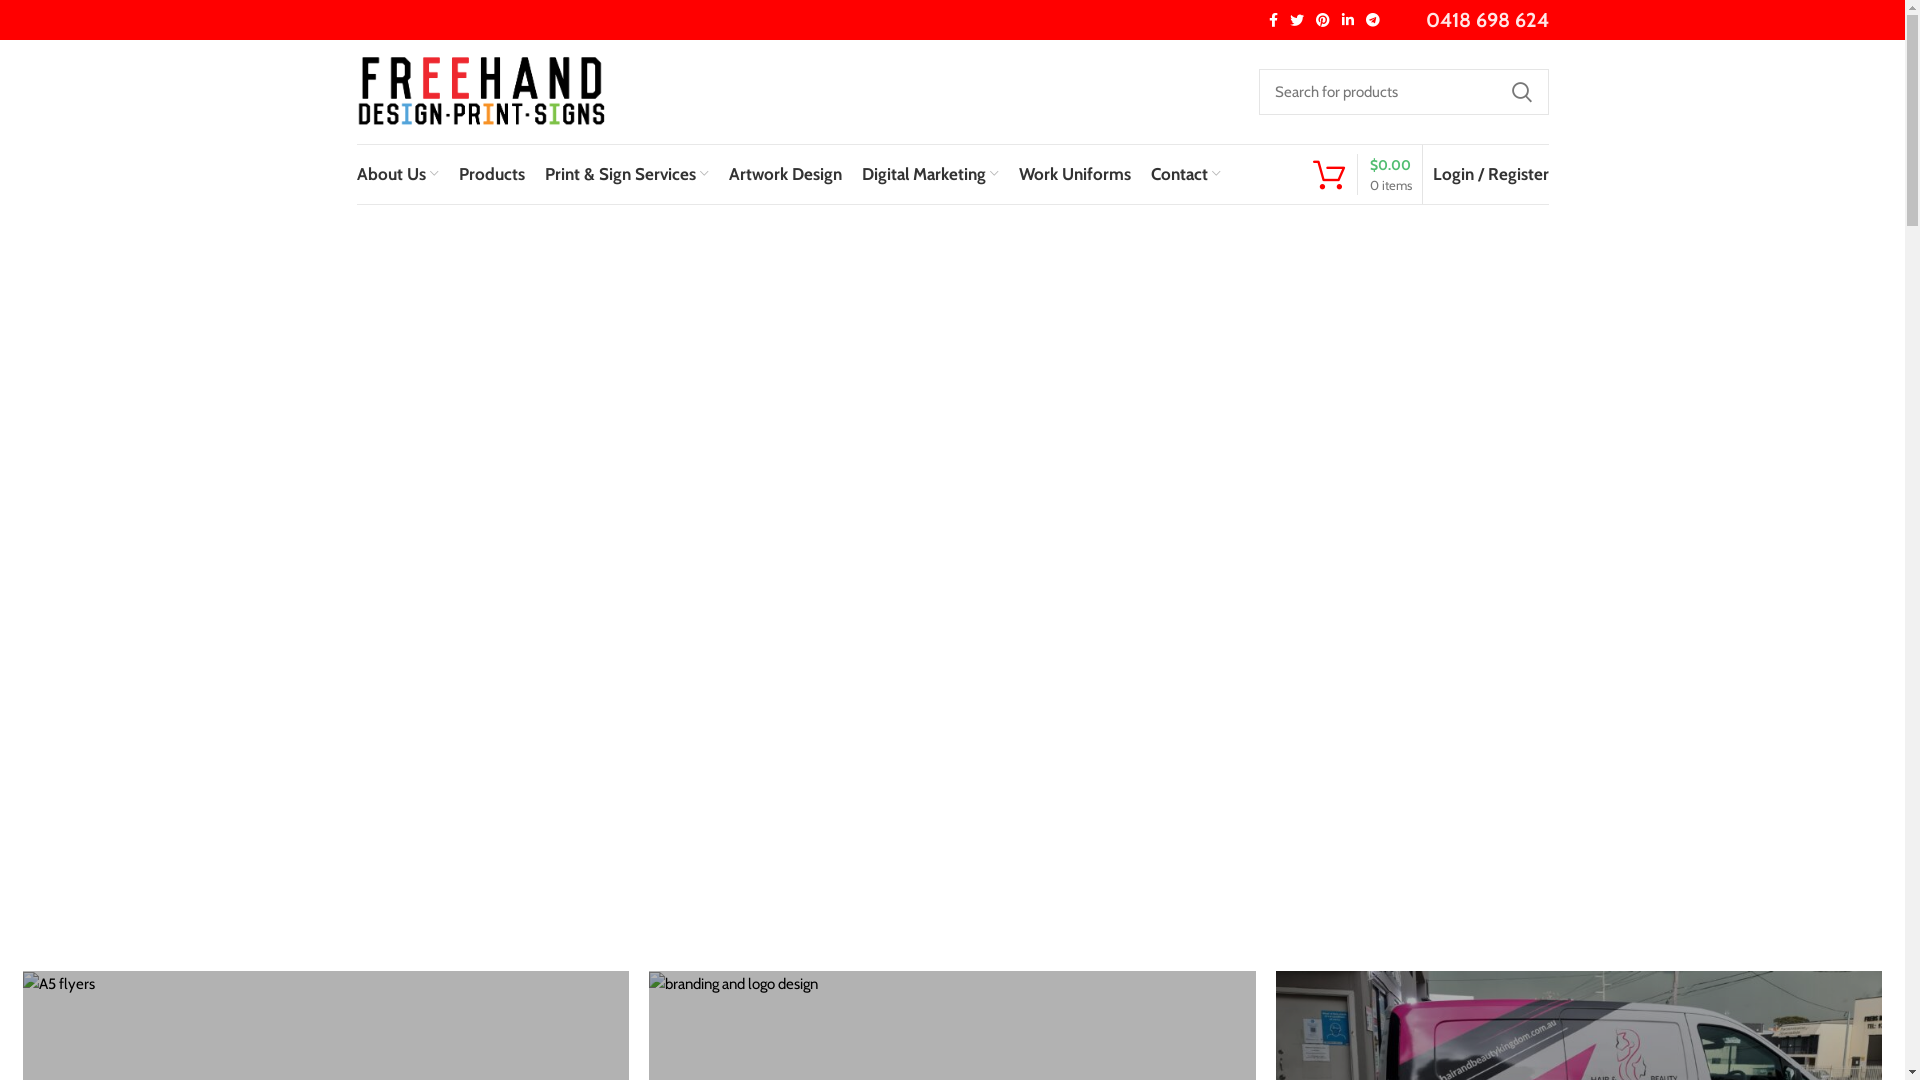 The height and width of the screenshot is (1080, 1920). Describe the element at coordinates (397, 172) in the screenshot. I see `'About Us'` at that location.